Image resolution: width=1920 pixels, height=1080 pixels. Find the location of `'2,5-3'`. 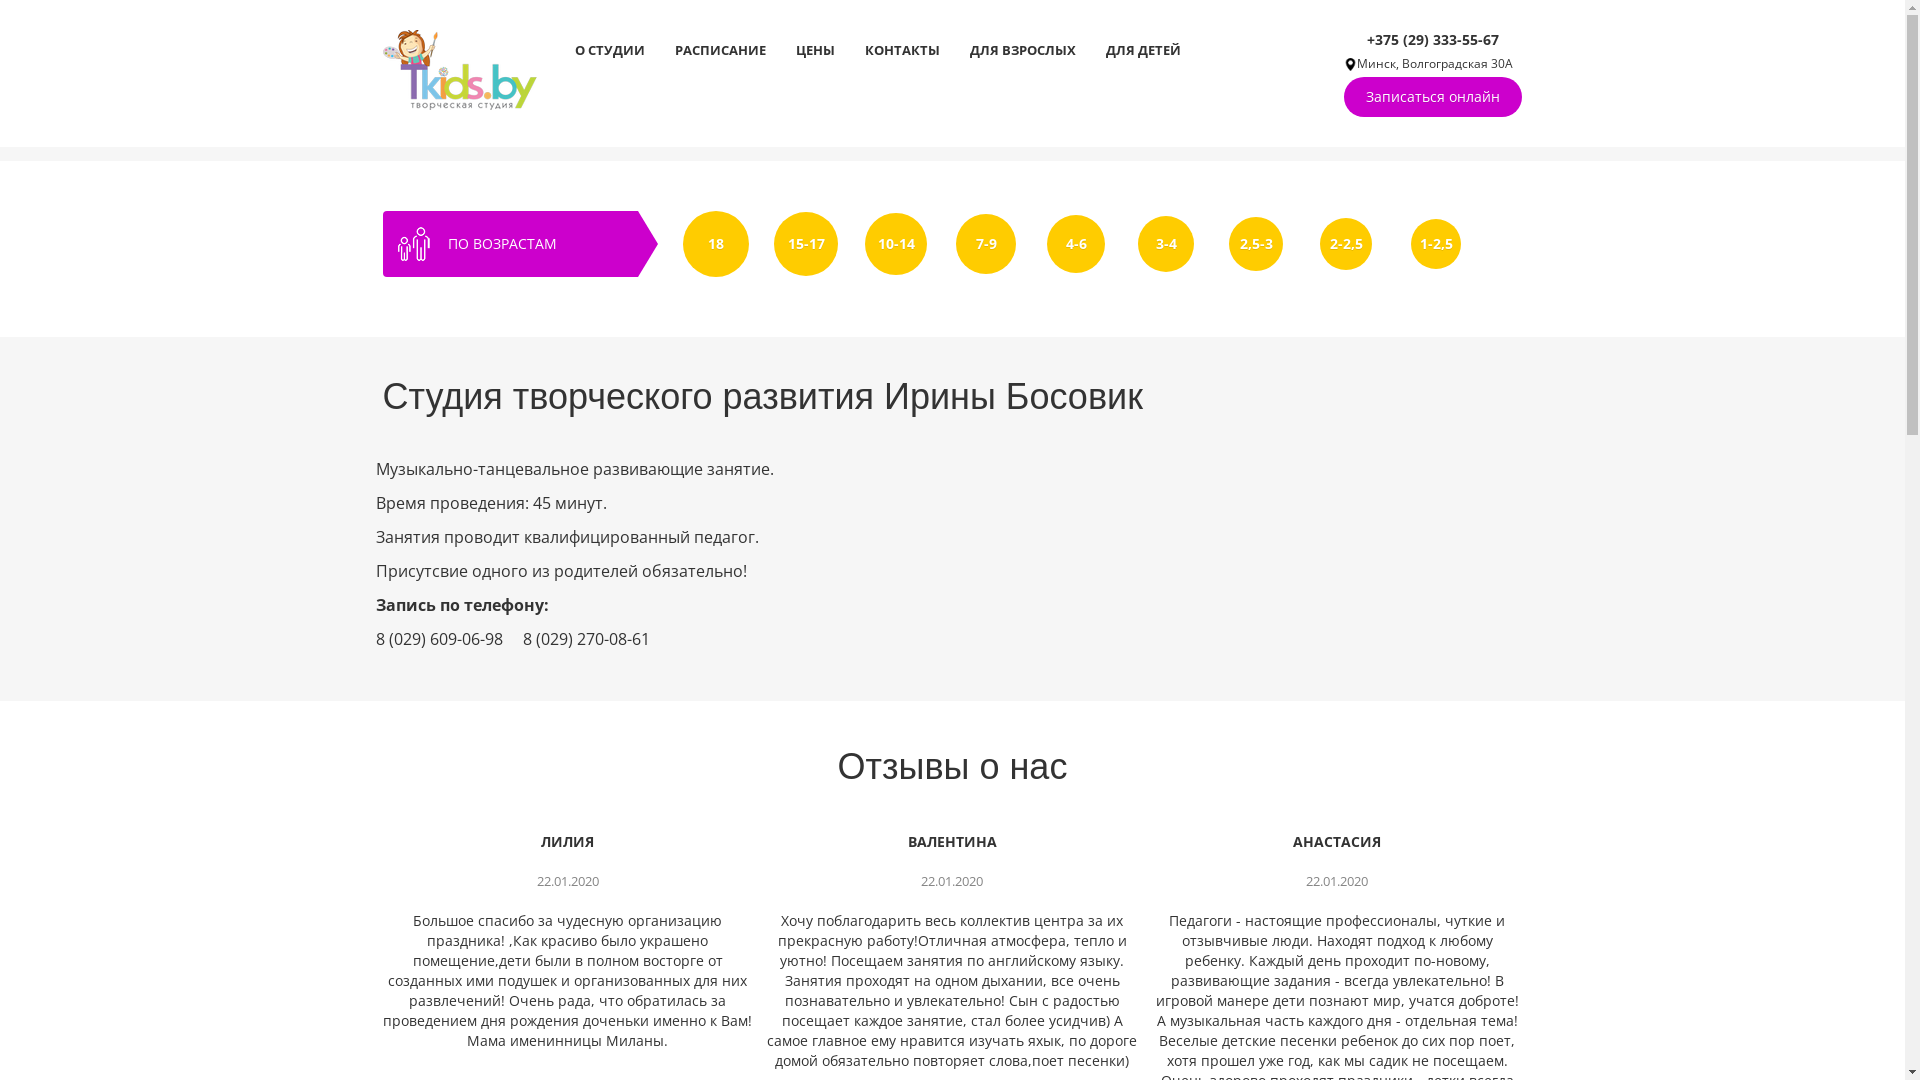

'2,5-3' is located at coordinates (1255, 242).